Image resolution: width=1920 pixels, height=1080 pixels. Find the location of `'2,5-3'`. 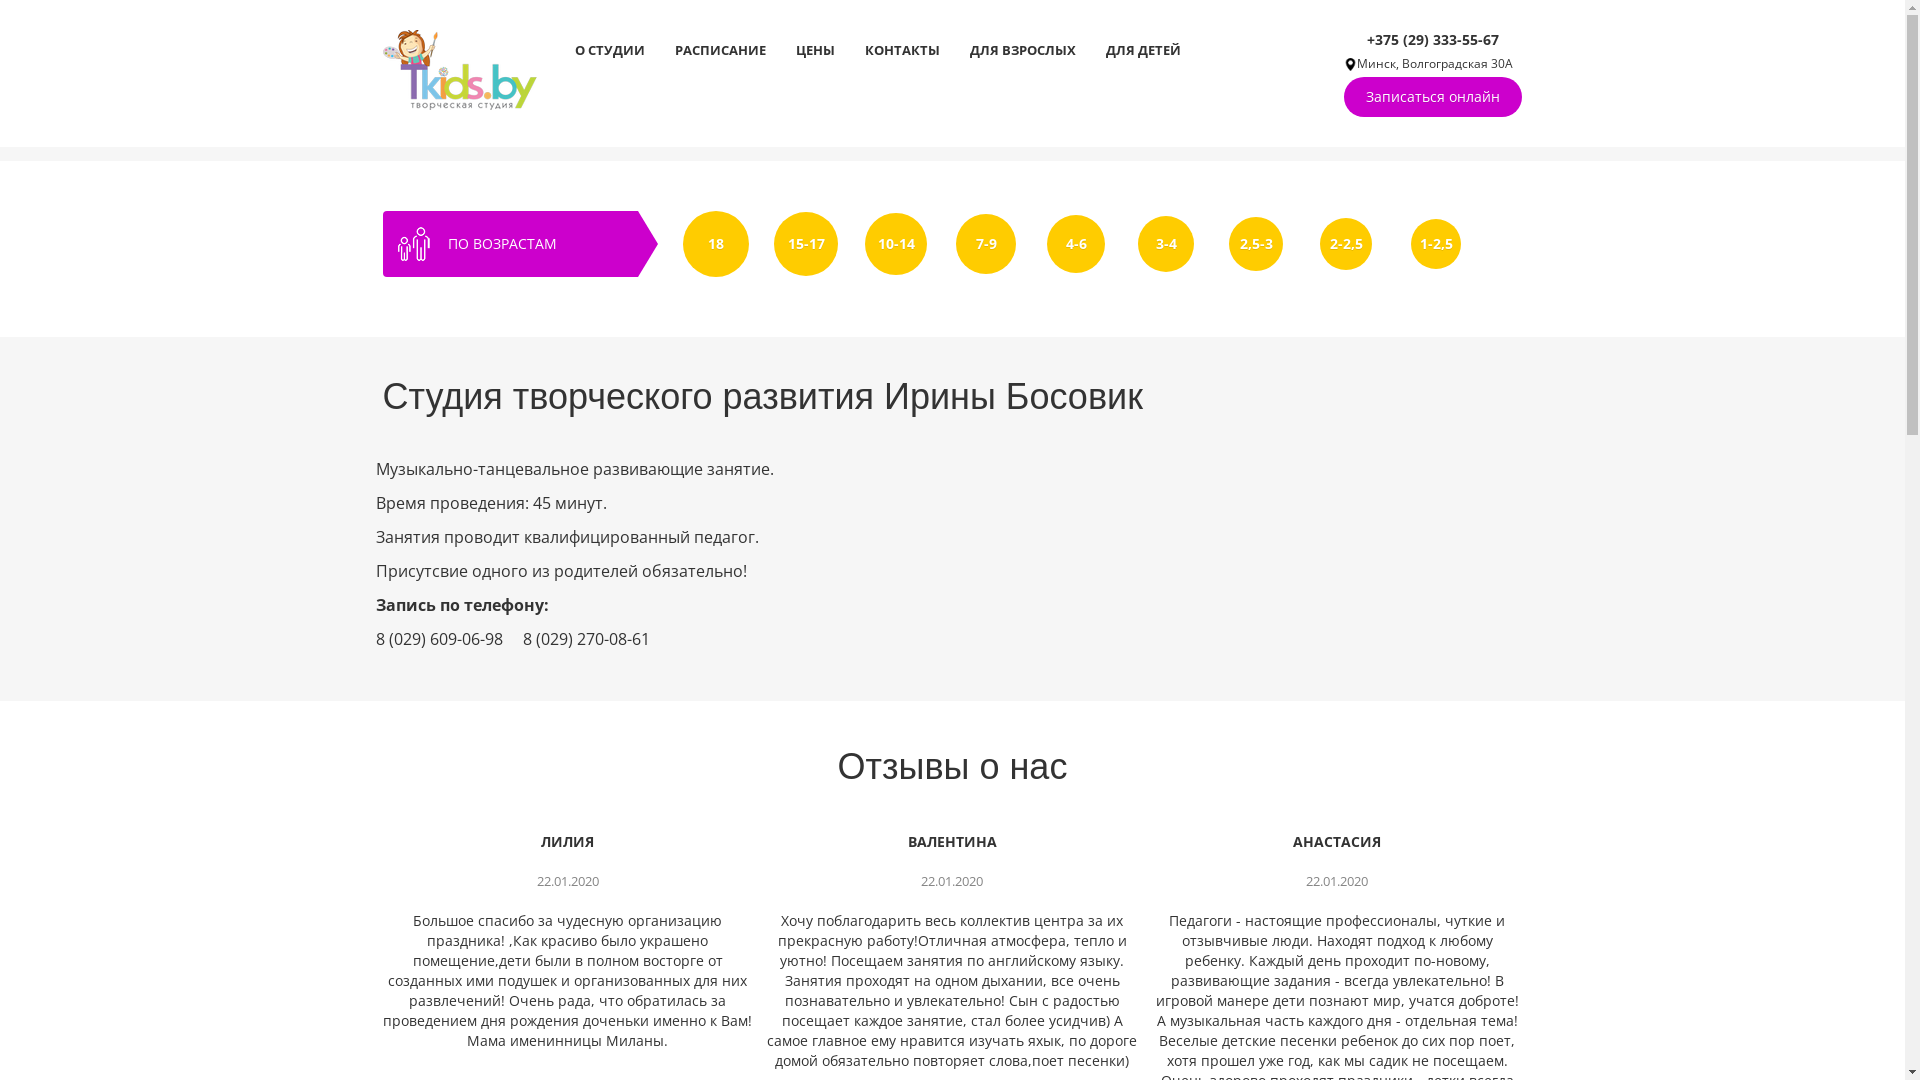

'2,5-3' is located at coordinates (1255, 242).